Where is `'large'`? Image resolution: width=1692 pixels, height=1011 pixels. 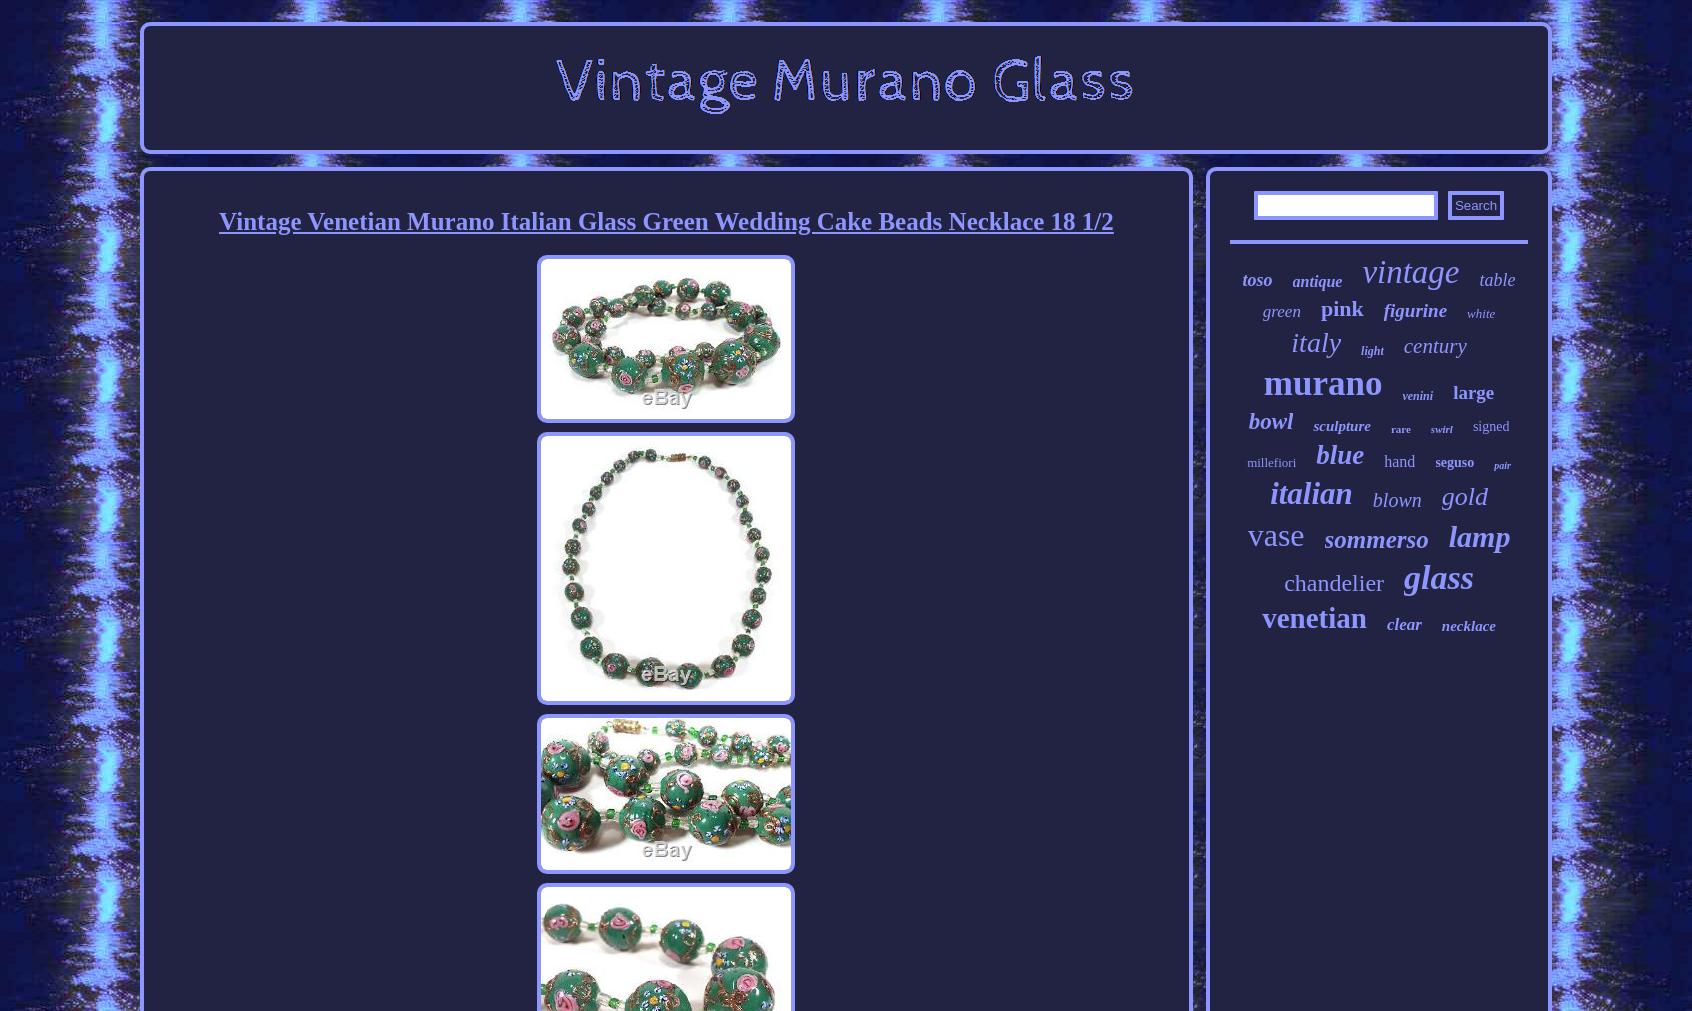
'large' is located at coordinates (1472, 391).